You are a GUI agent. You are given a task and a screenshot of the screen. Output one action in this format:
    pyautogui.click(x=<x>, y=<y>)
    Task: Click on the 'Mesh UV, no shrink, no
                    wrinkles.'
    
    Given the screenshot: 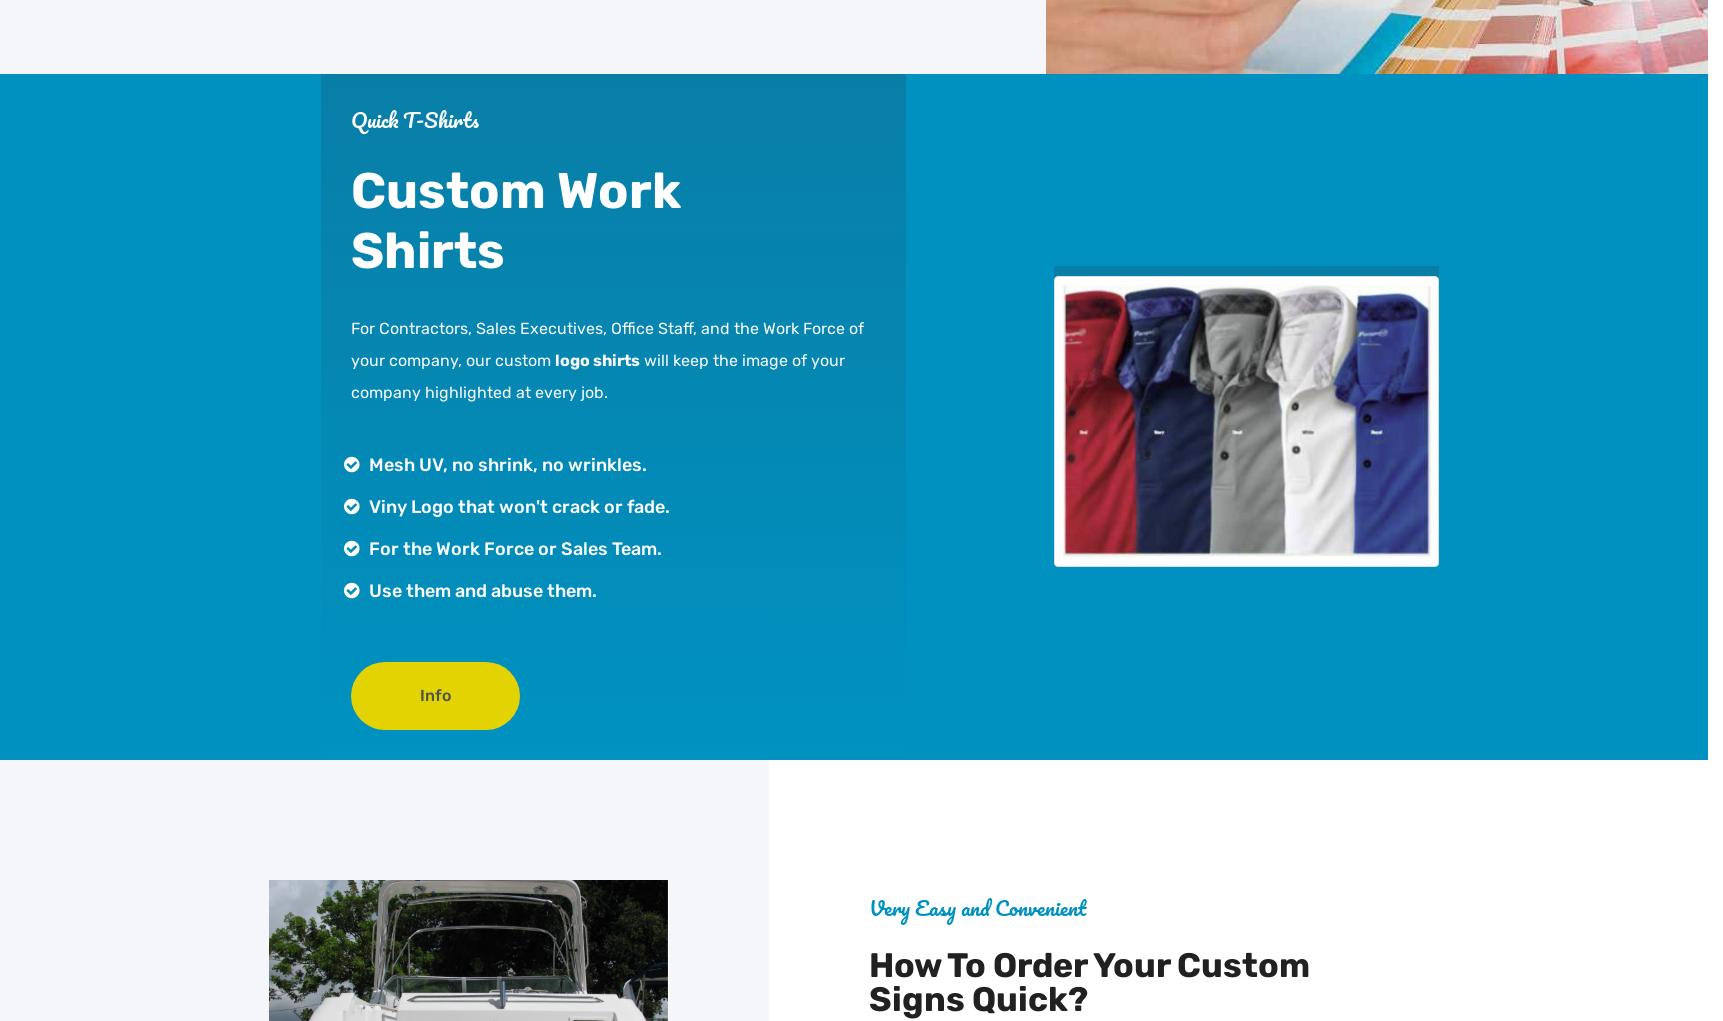 What is the action you would take?
    pyautogui.click(x=506, y=464)
    